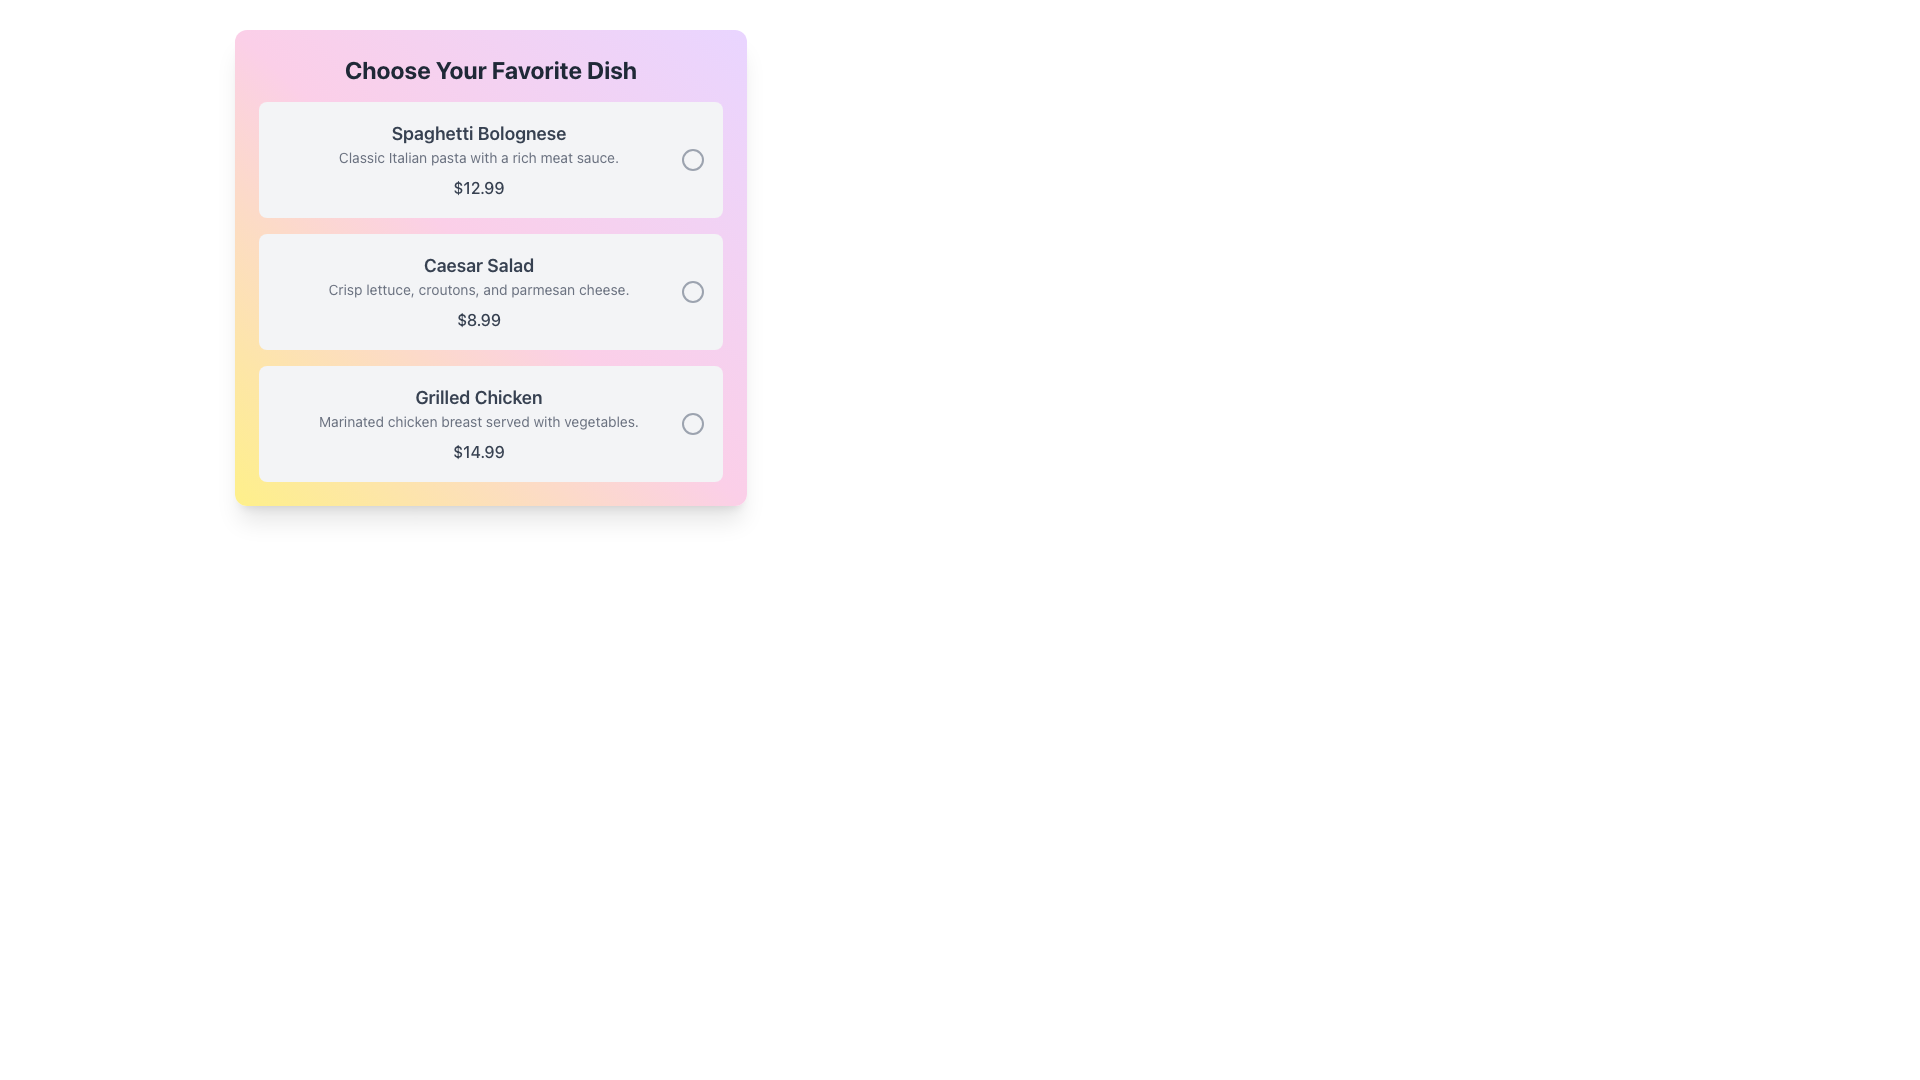 Image resolution: width=1920 pixels, height=1080 pixels. Describe the element at coordinates (478, 188) in the screenshot. I see `price text located at the bottom of the 'Spaghetti Bolognese' dish group, directly beneath its description text` at that location.